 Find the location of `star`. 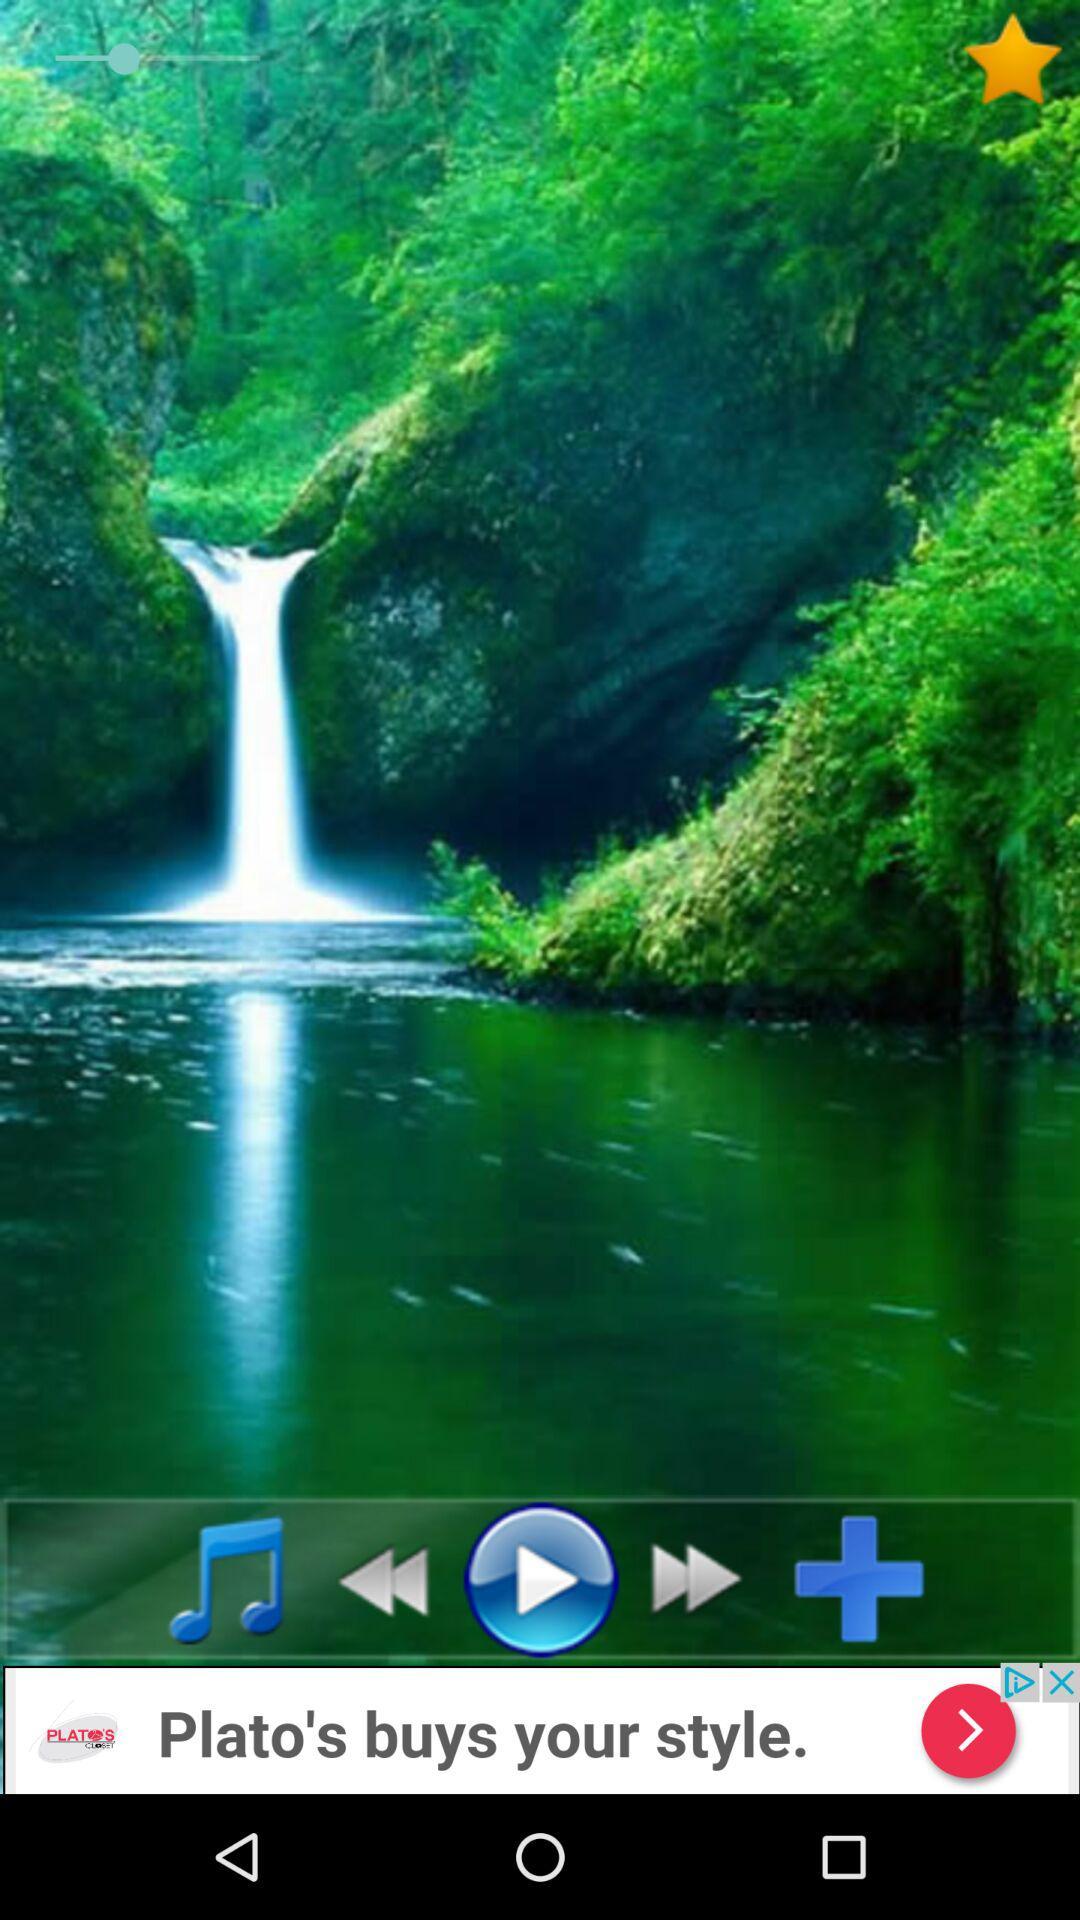

star is located at coordinates (1020, 59).